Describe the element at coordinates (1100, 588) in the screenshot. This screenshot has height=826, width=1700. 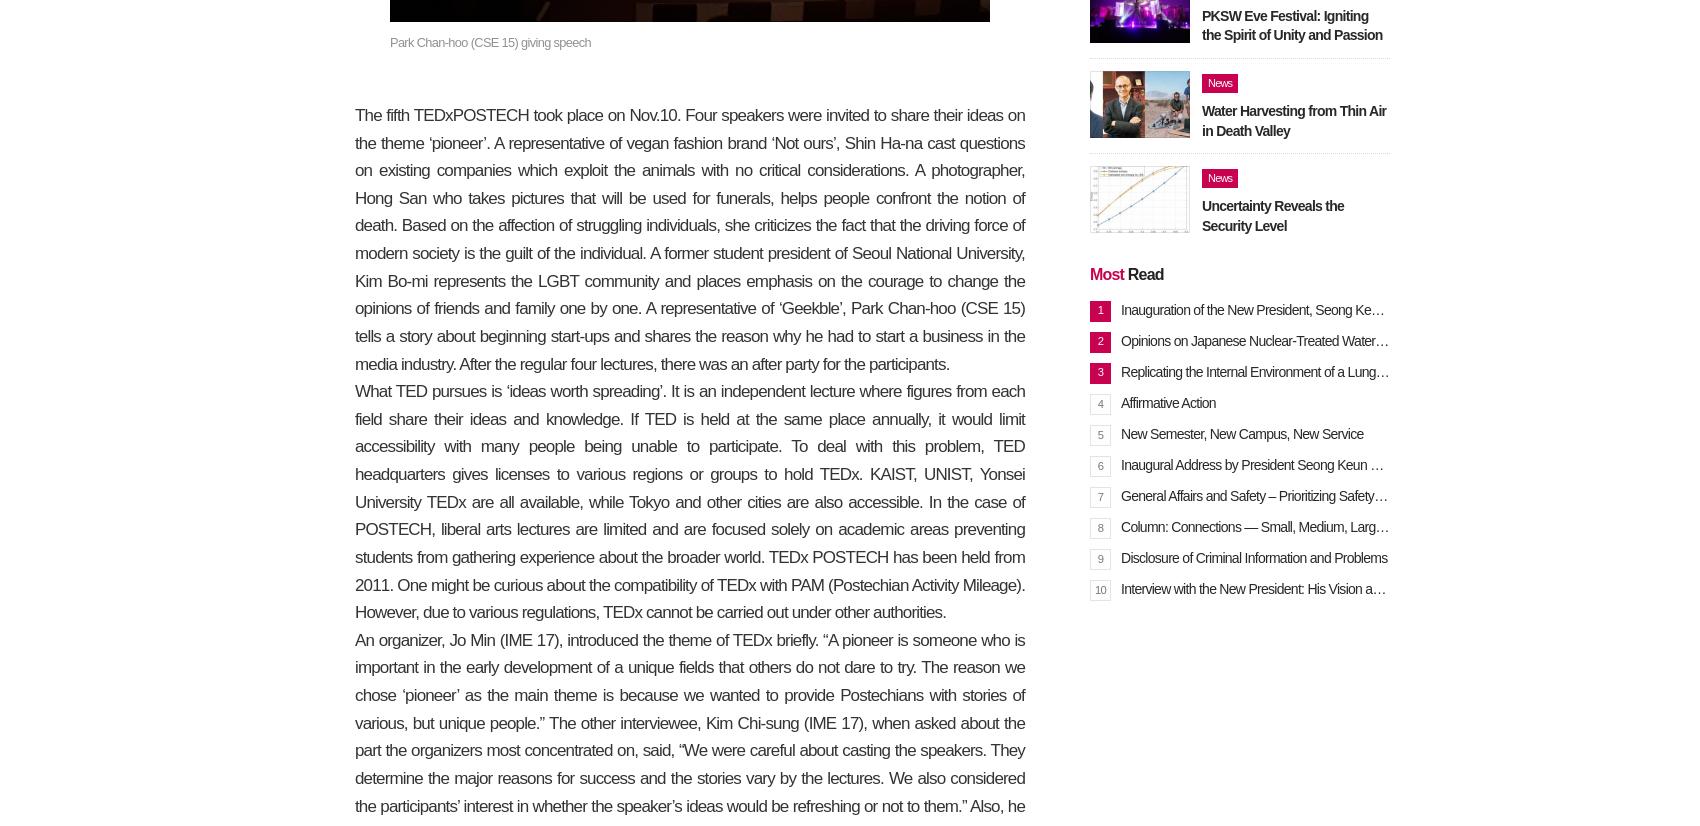
I see `'10'` at that location.